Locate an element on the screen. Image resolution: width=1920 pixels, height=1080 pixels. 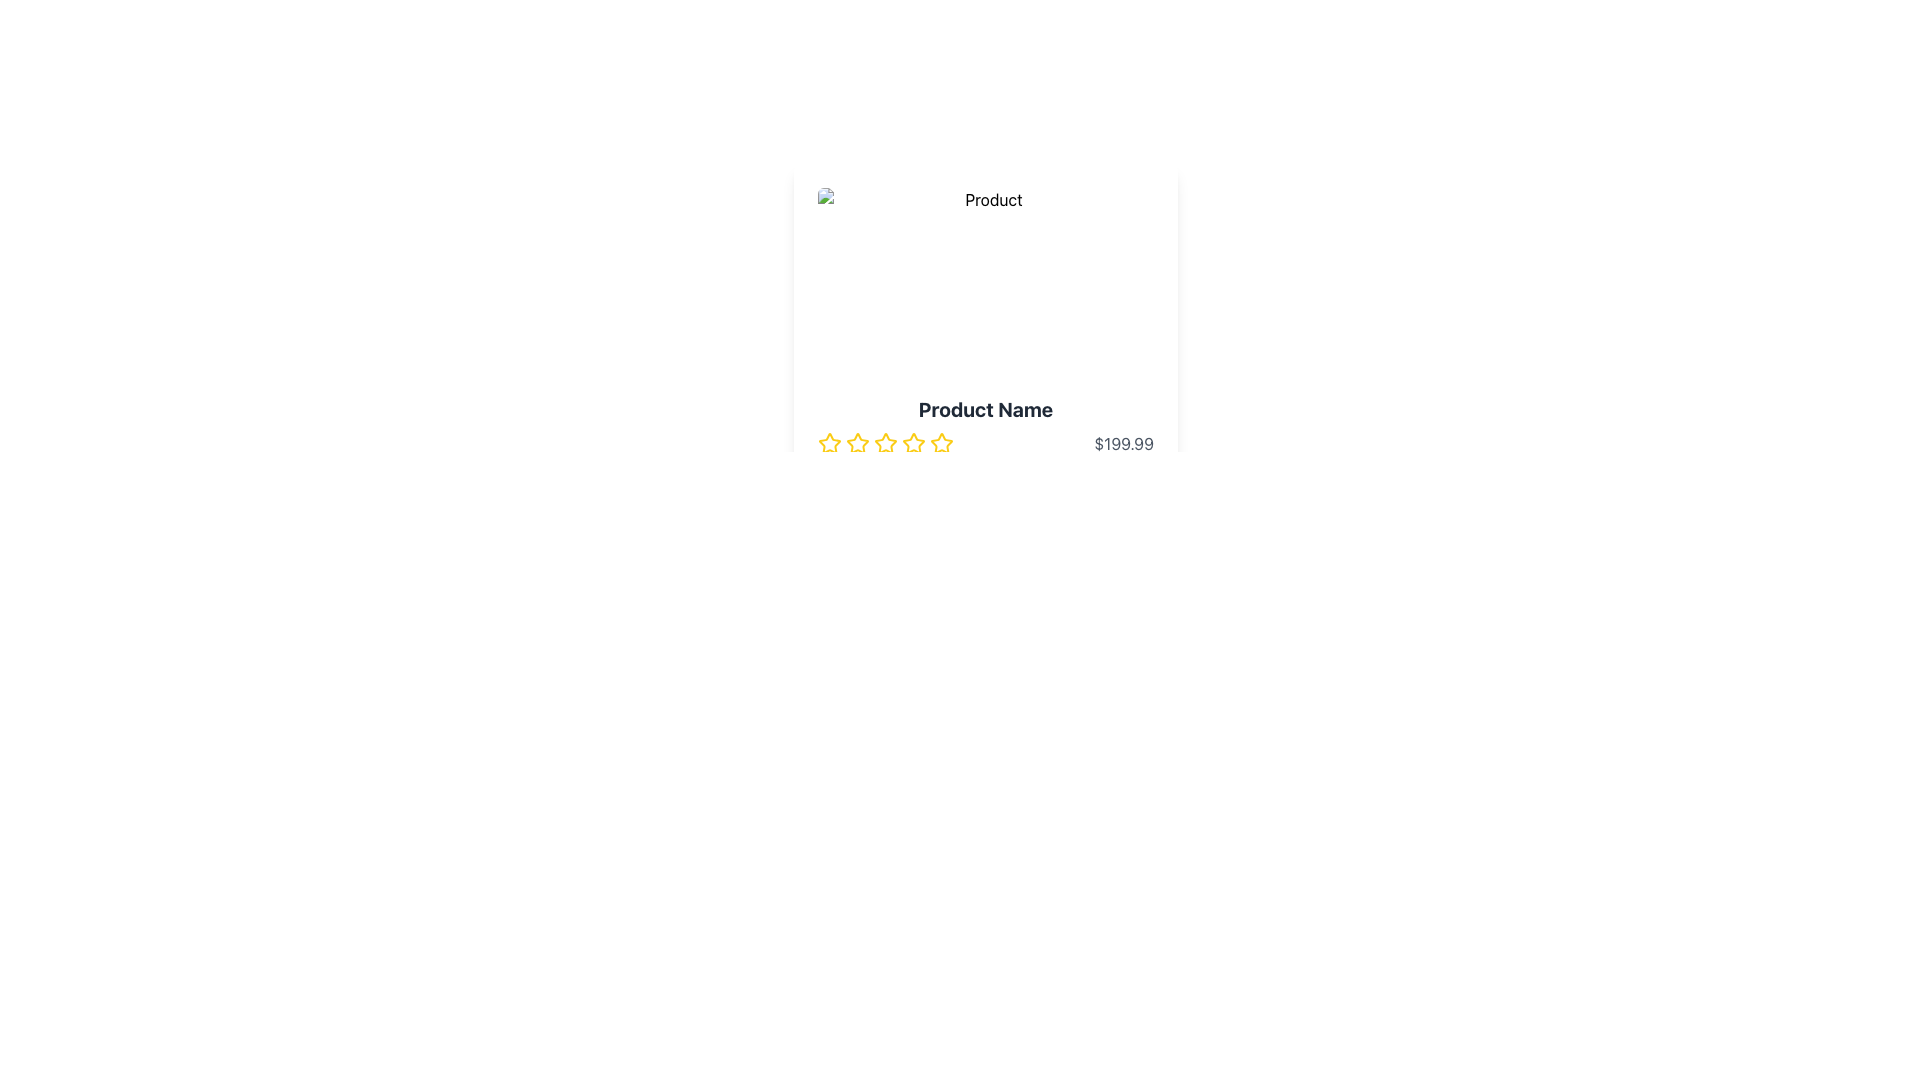
the fourth star in the 5-star rating system located beneath the 'Product Name' text to rate the product is located at coordinates (940, 442).